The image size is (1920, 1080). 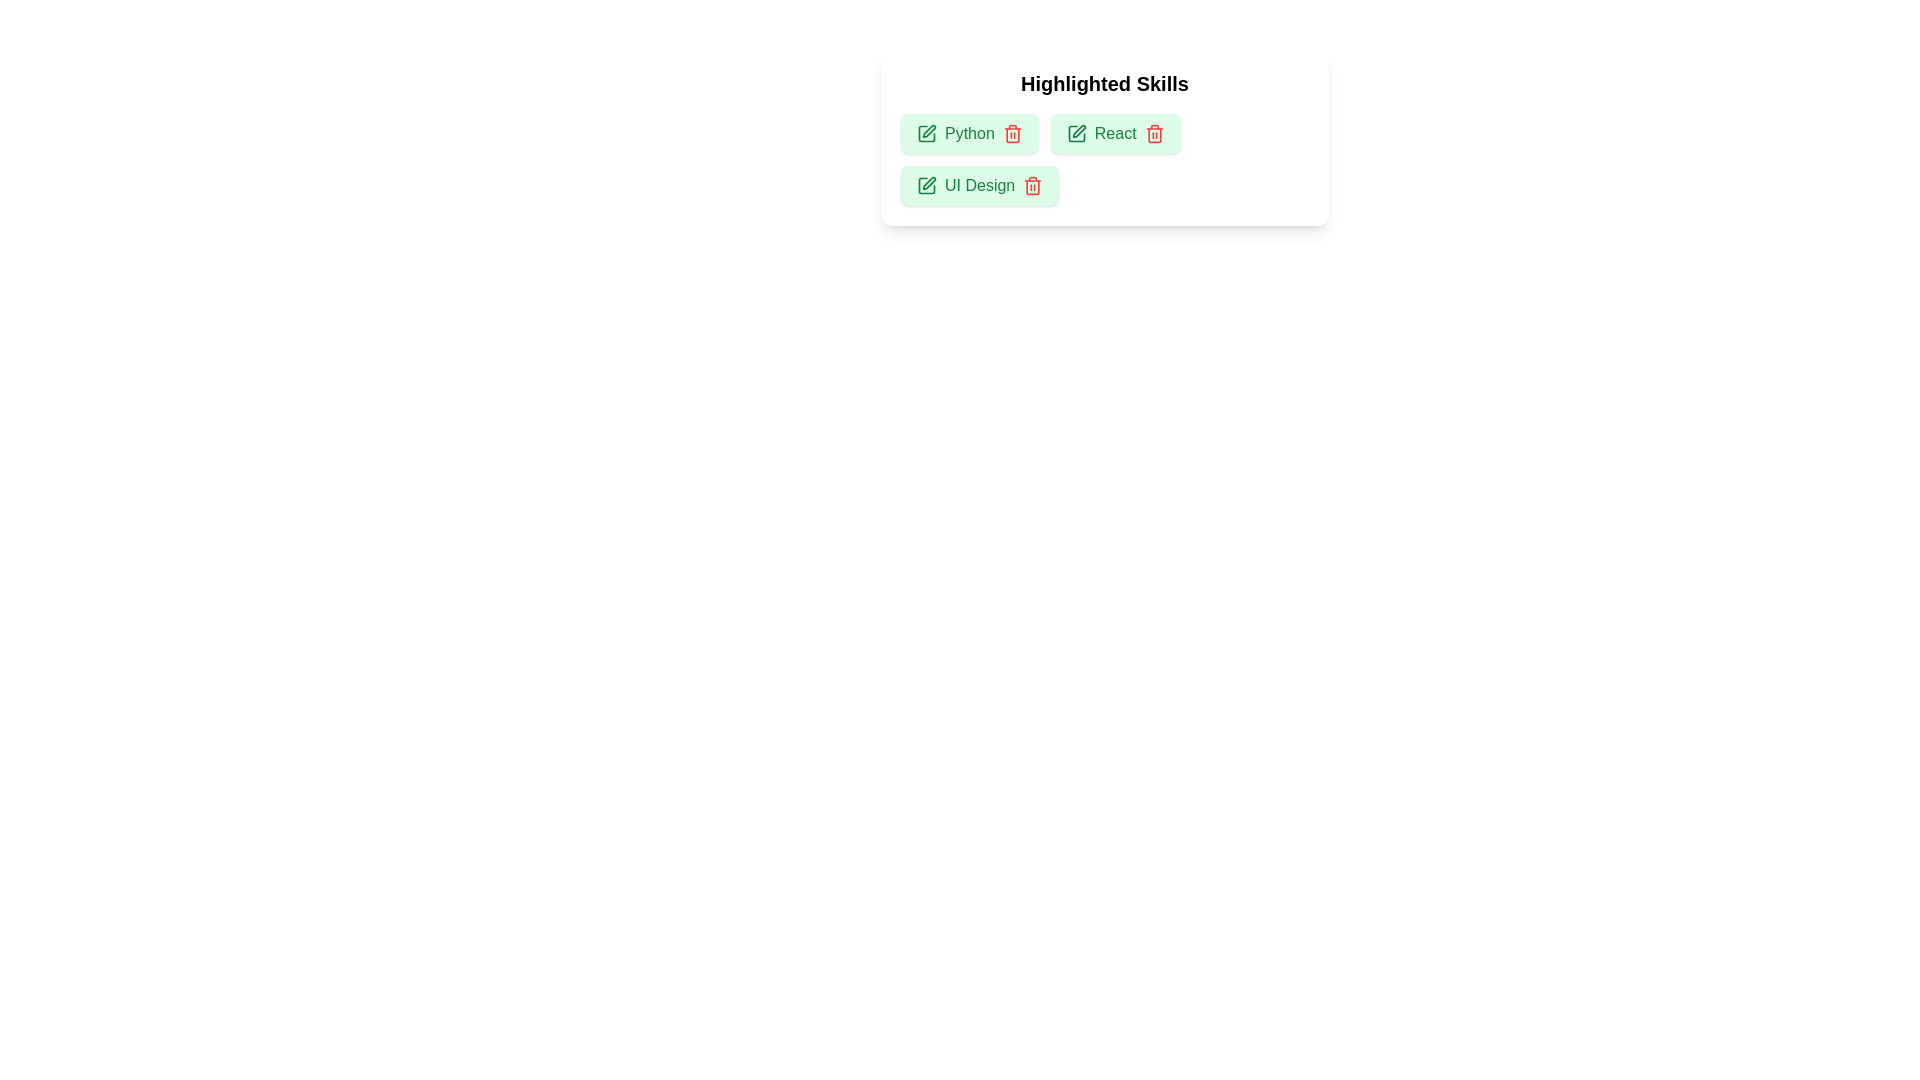 I want to click on edit icon next to the skill React to initiate editing, so click(x=1074, y=134).